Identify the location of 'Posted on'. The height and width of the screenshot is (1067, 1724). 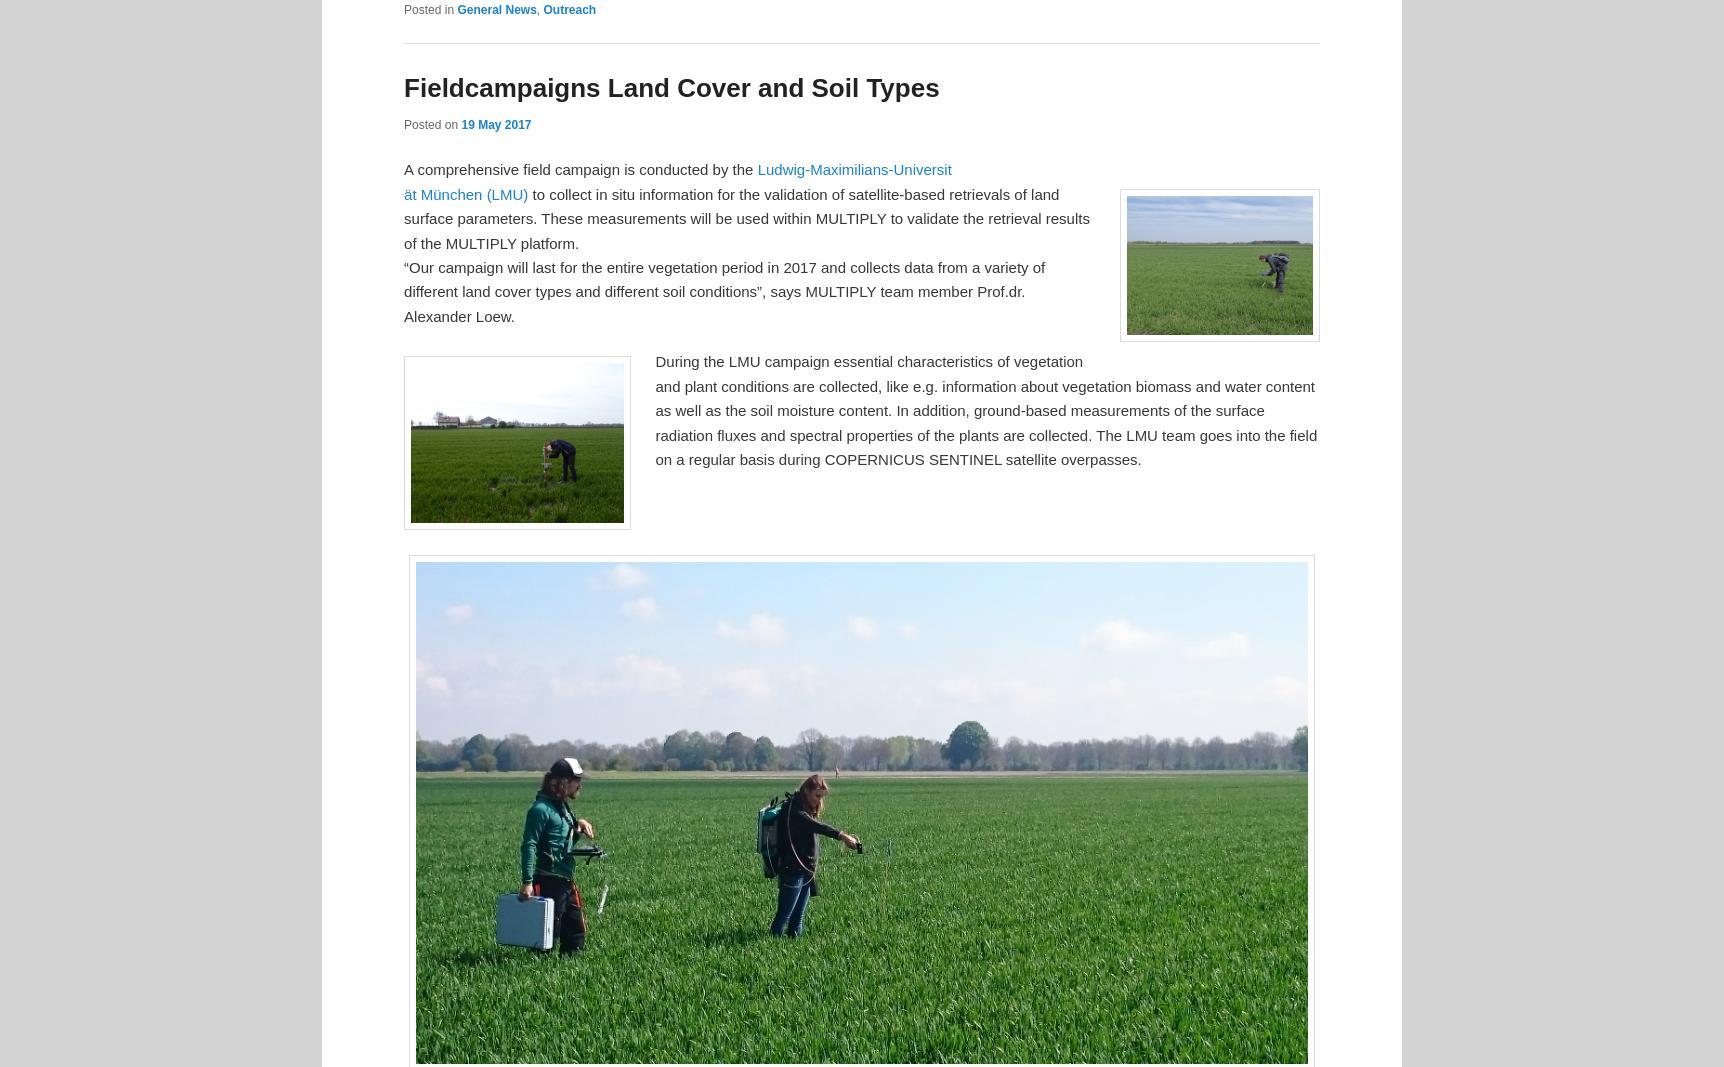
(432, 124).